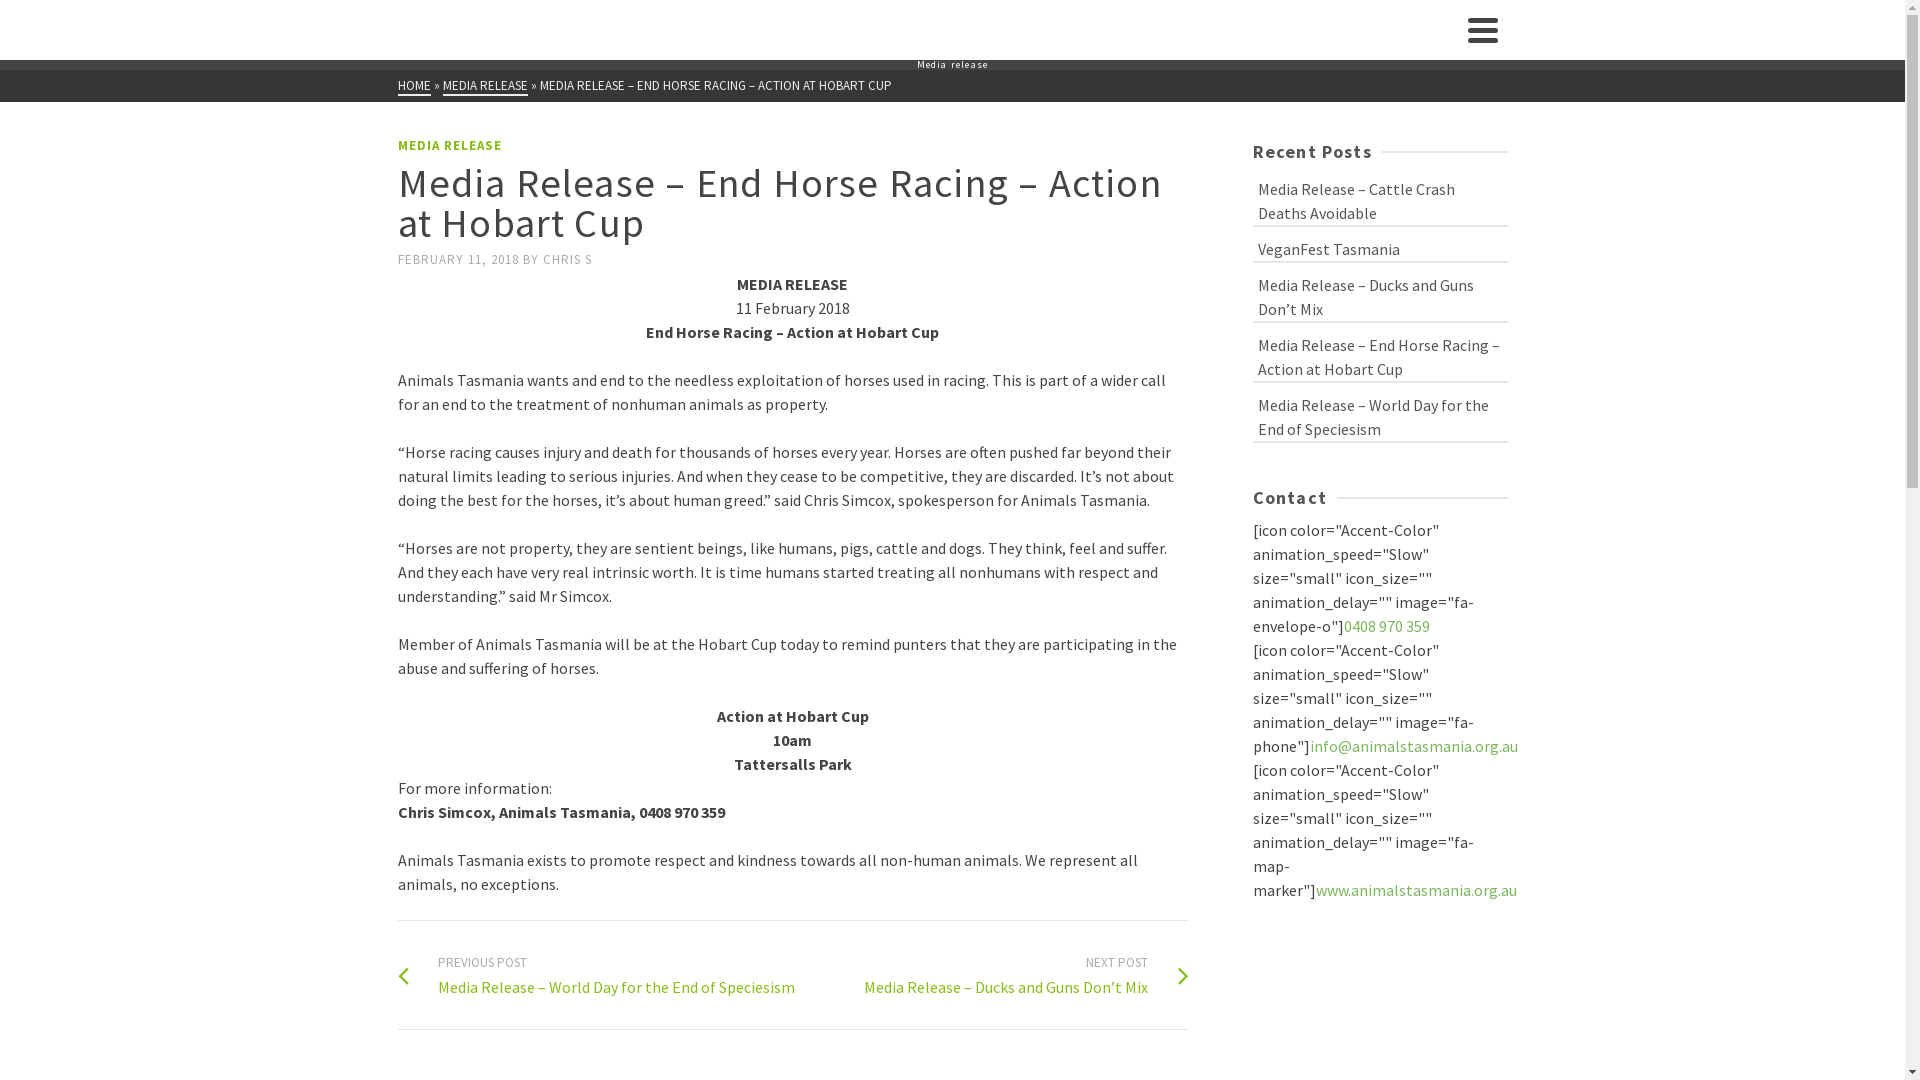  I want to click on 'VeganFest Tasmania', so click(1378, 246).